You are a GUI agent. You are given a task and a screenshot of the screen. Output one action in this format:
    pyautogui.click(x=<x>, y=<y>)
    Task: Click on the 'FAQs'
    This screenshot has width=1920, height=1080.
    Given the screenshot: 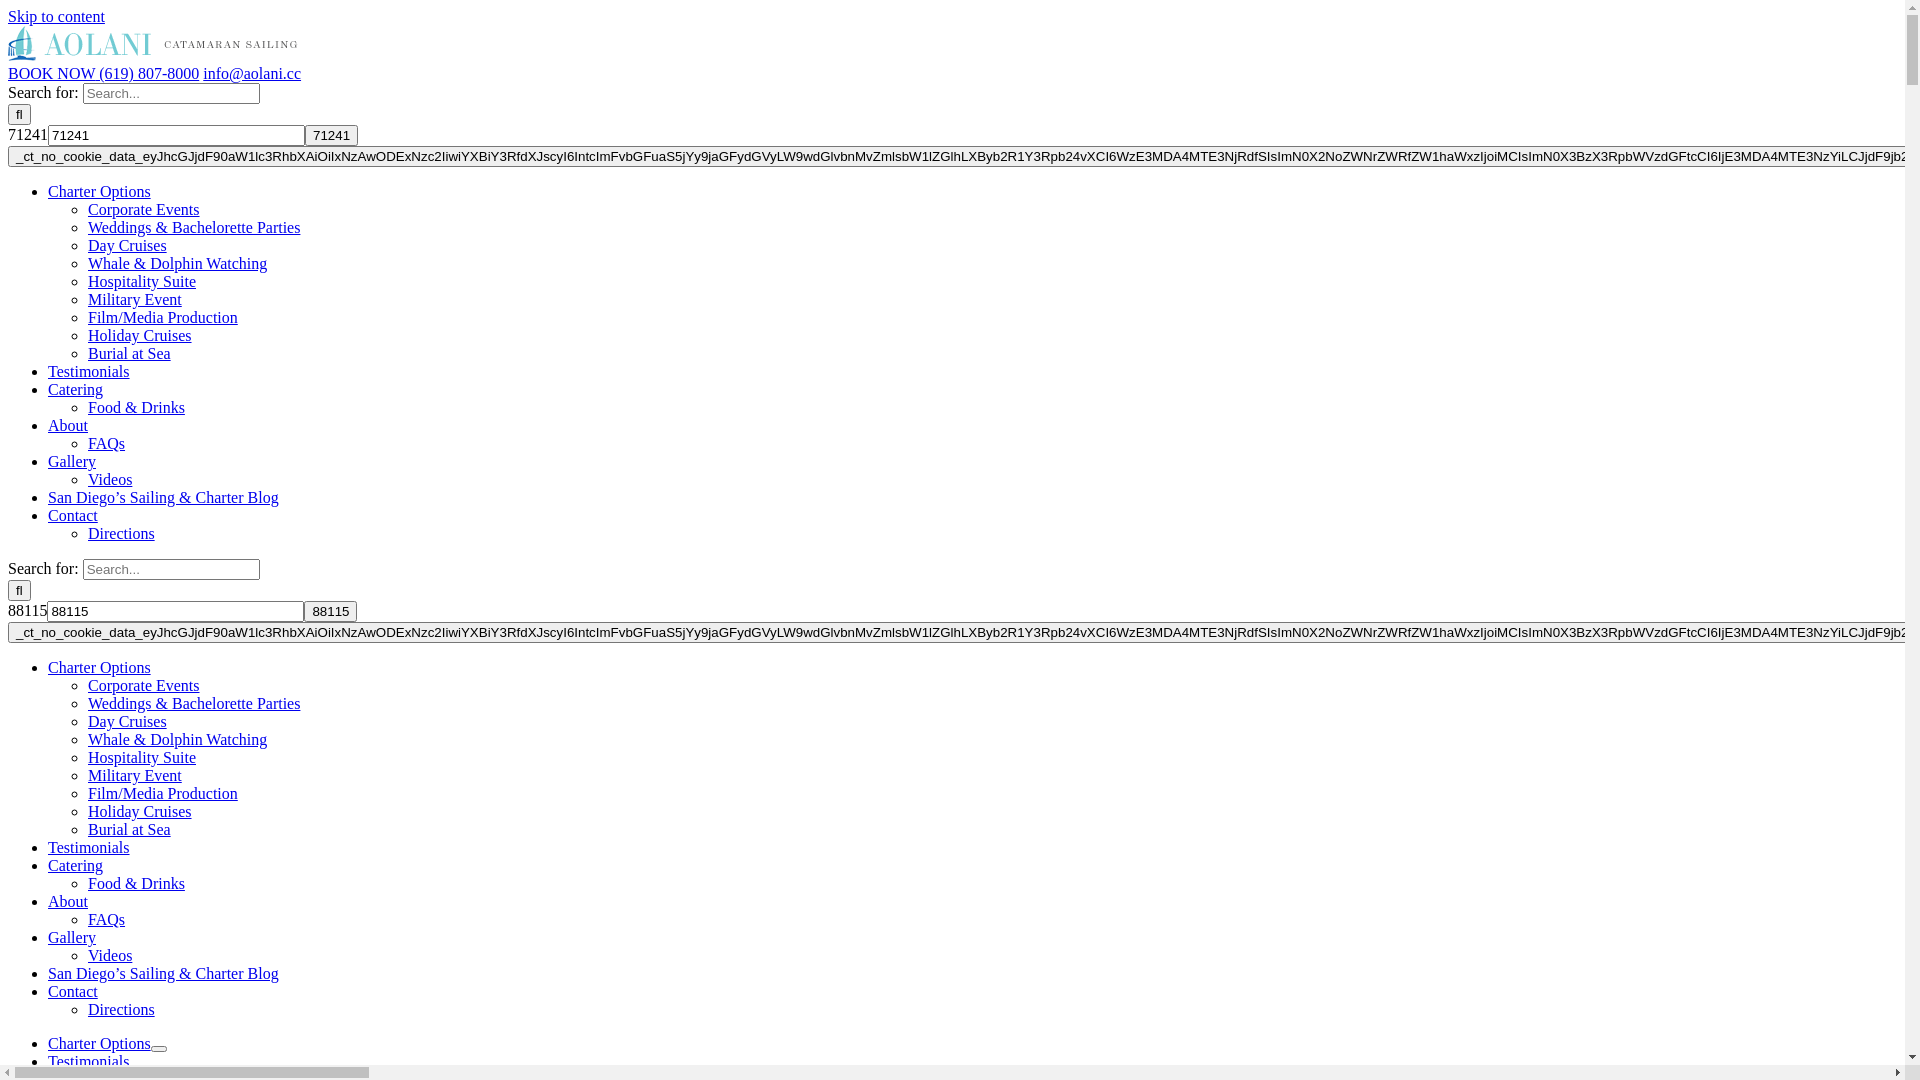 What is the action you would take?
    pyautogui.click(x=86, y=919)
    